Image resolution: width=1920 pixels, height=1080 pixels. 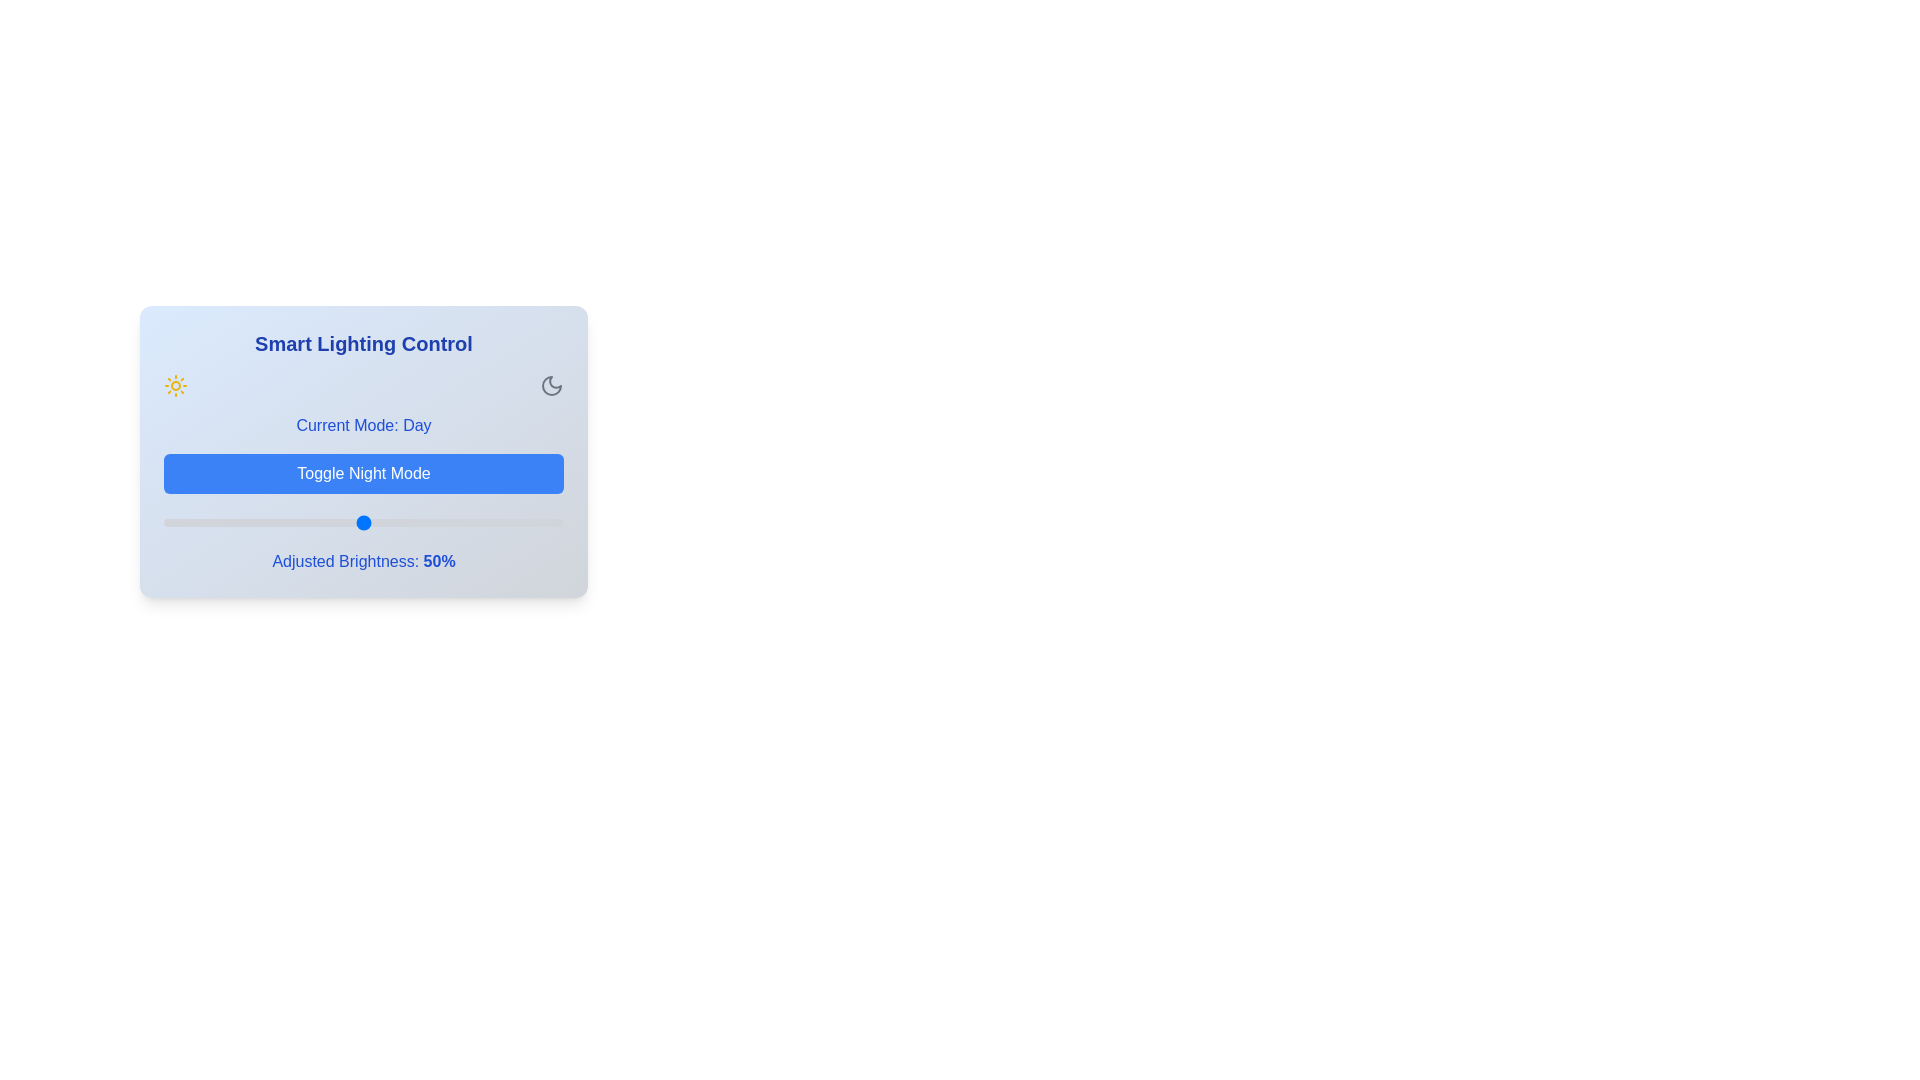 What do you see at coordinates (552, 385) in the screenshot?
I see `the moon-shaped icon with a crescent design, rendered in gray, located in the toolbar to the left of 'Smart Lighting Control'` at bounding box center [552, 385].